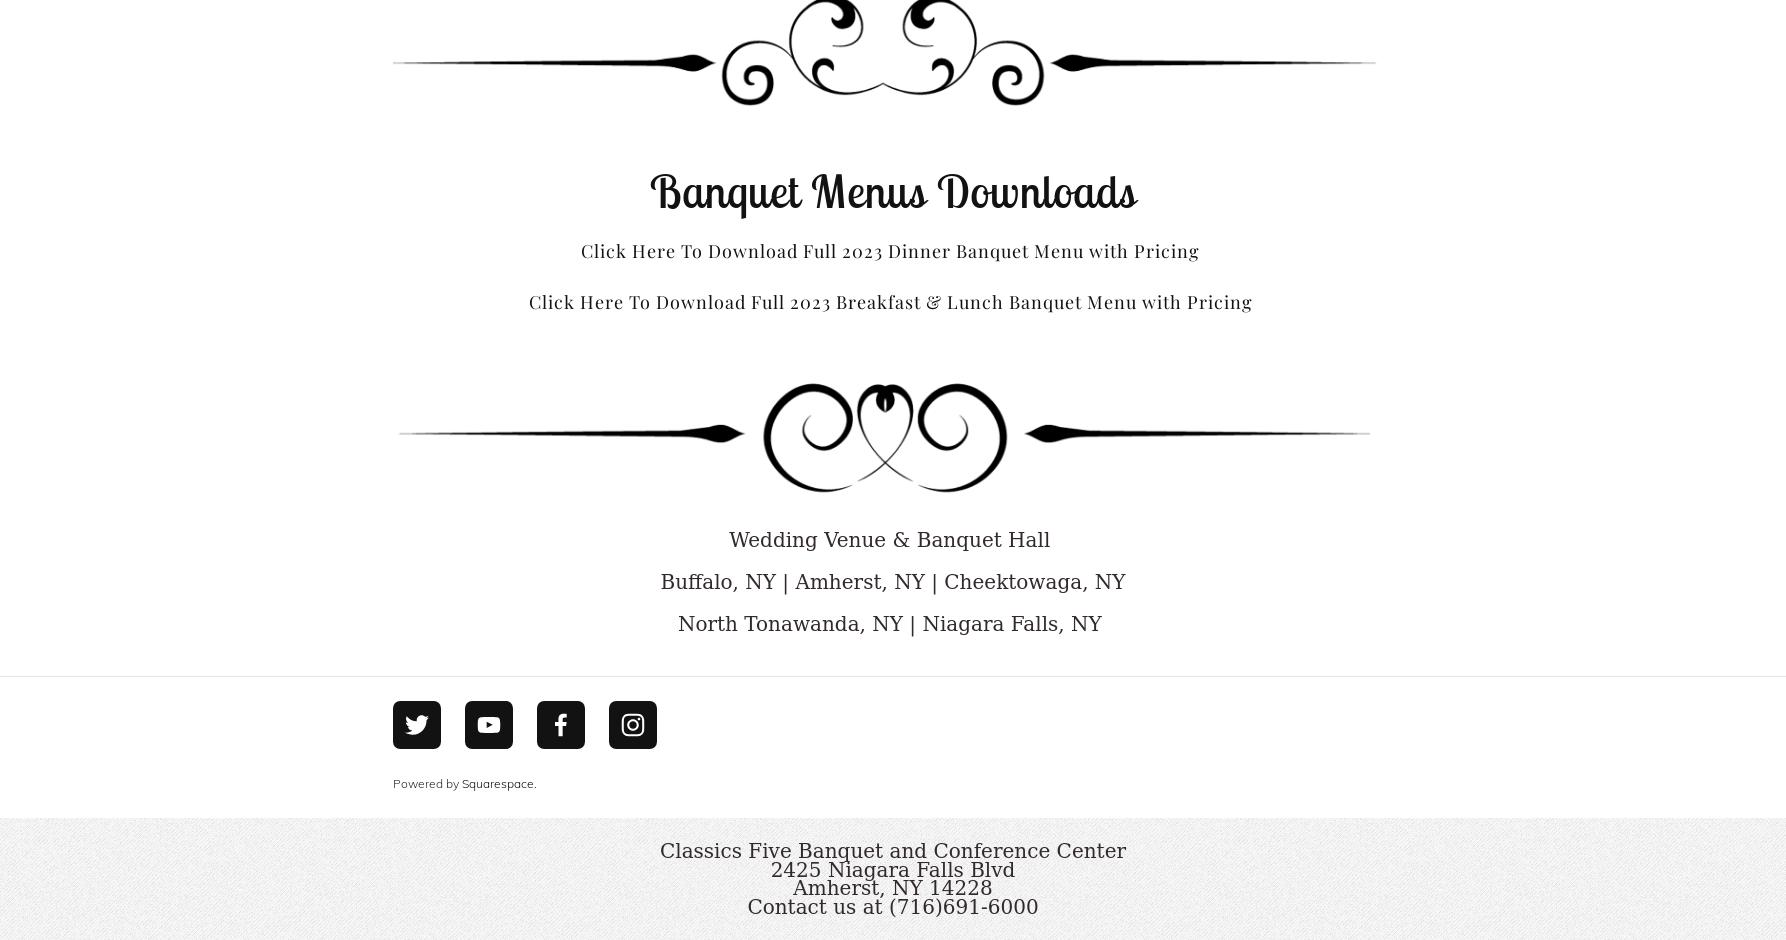  What do you see at coordinates (427, 781) in the screenshot?
I see `'Powered by'` at bounding box center [427, 781].